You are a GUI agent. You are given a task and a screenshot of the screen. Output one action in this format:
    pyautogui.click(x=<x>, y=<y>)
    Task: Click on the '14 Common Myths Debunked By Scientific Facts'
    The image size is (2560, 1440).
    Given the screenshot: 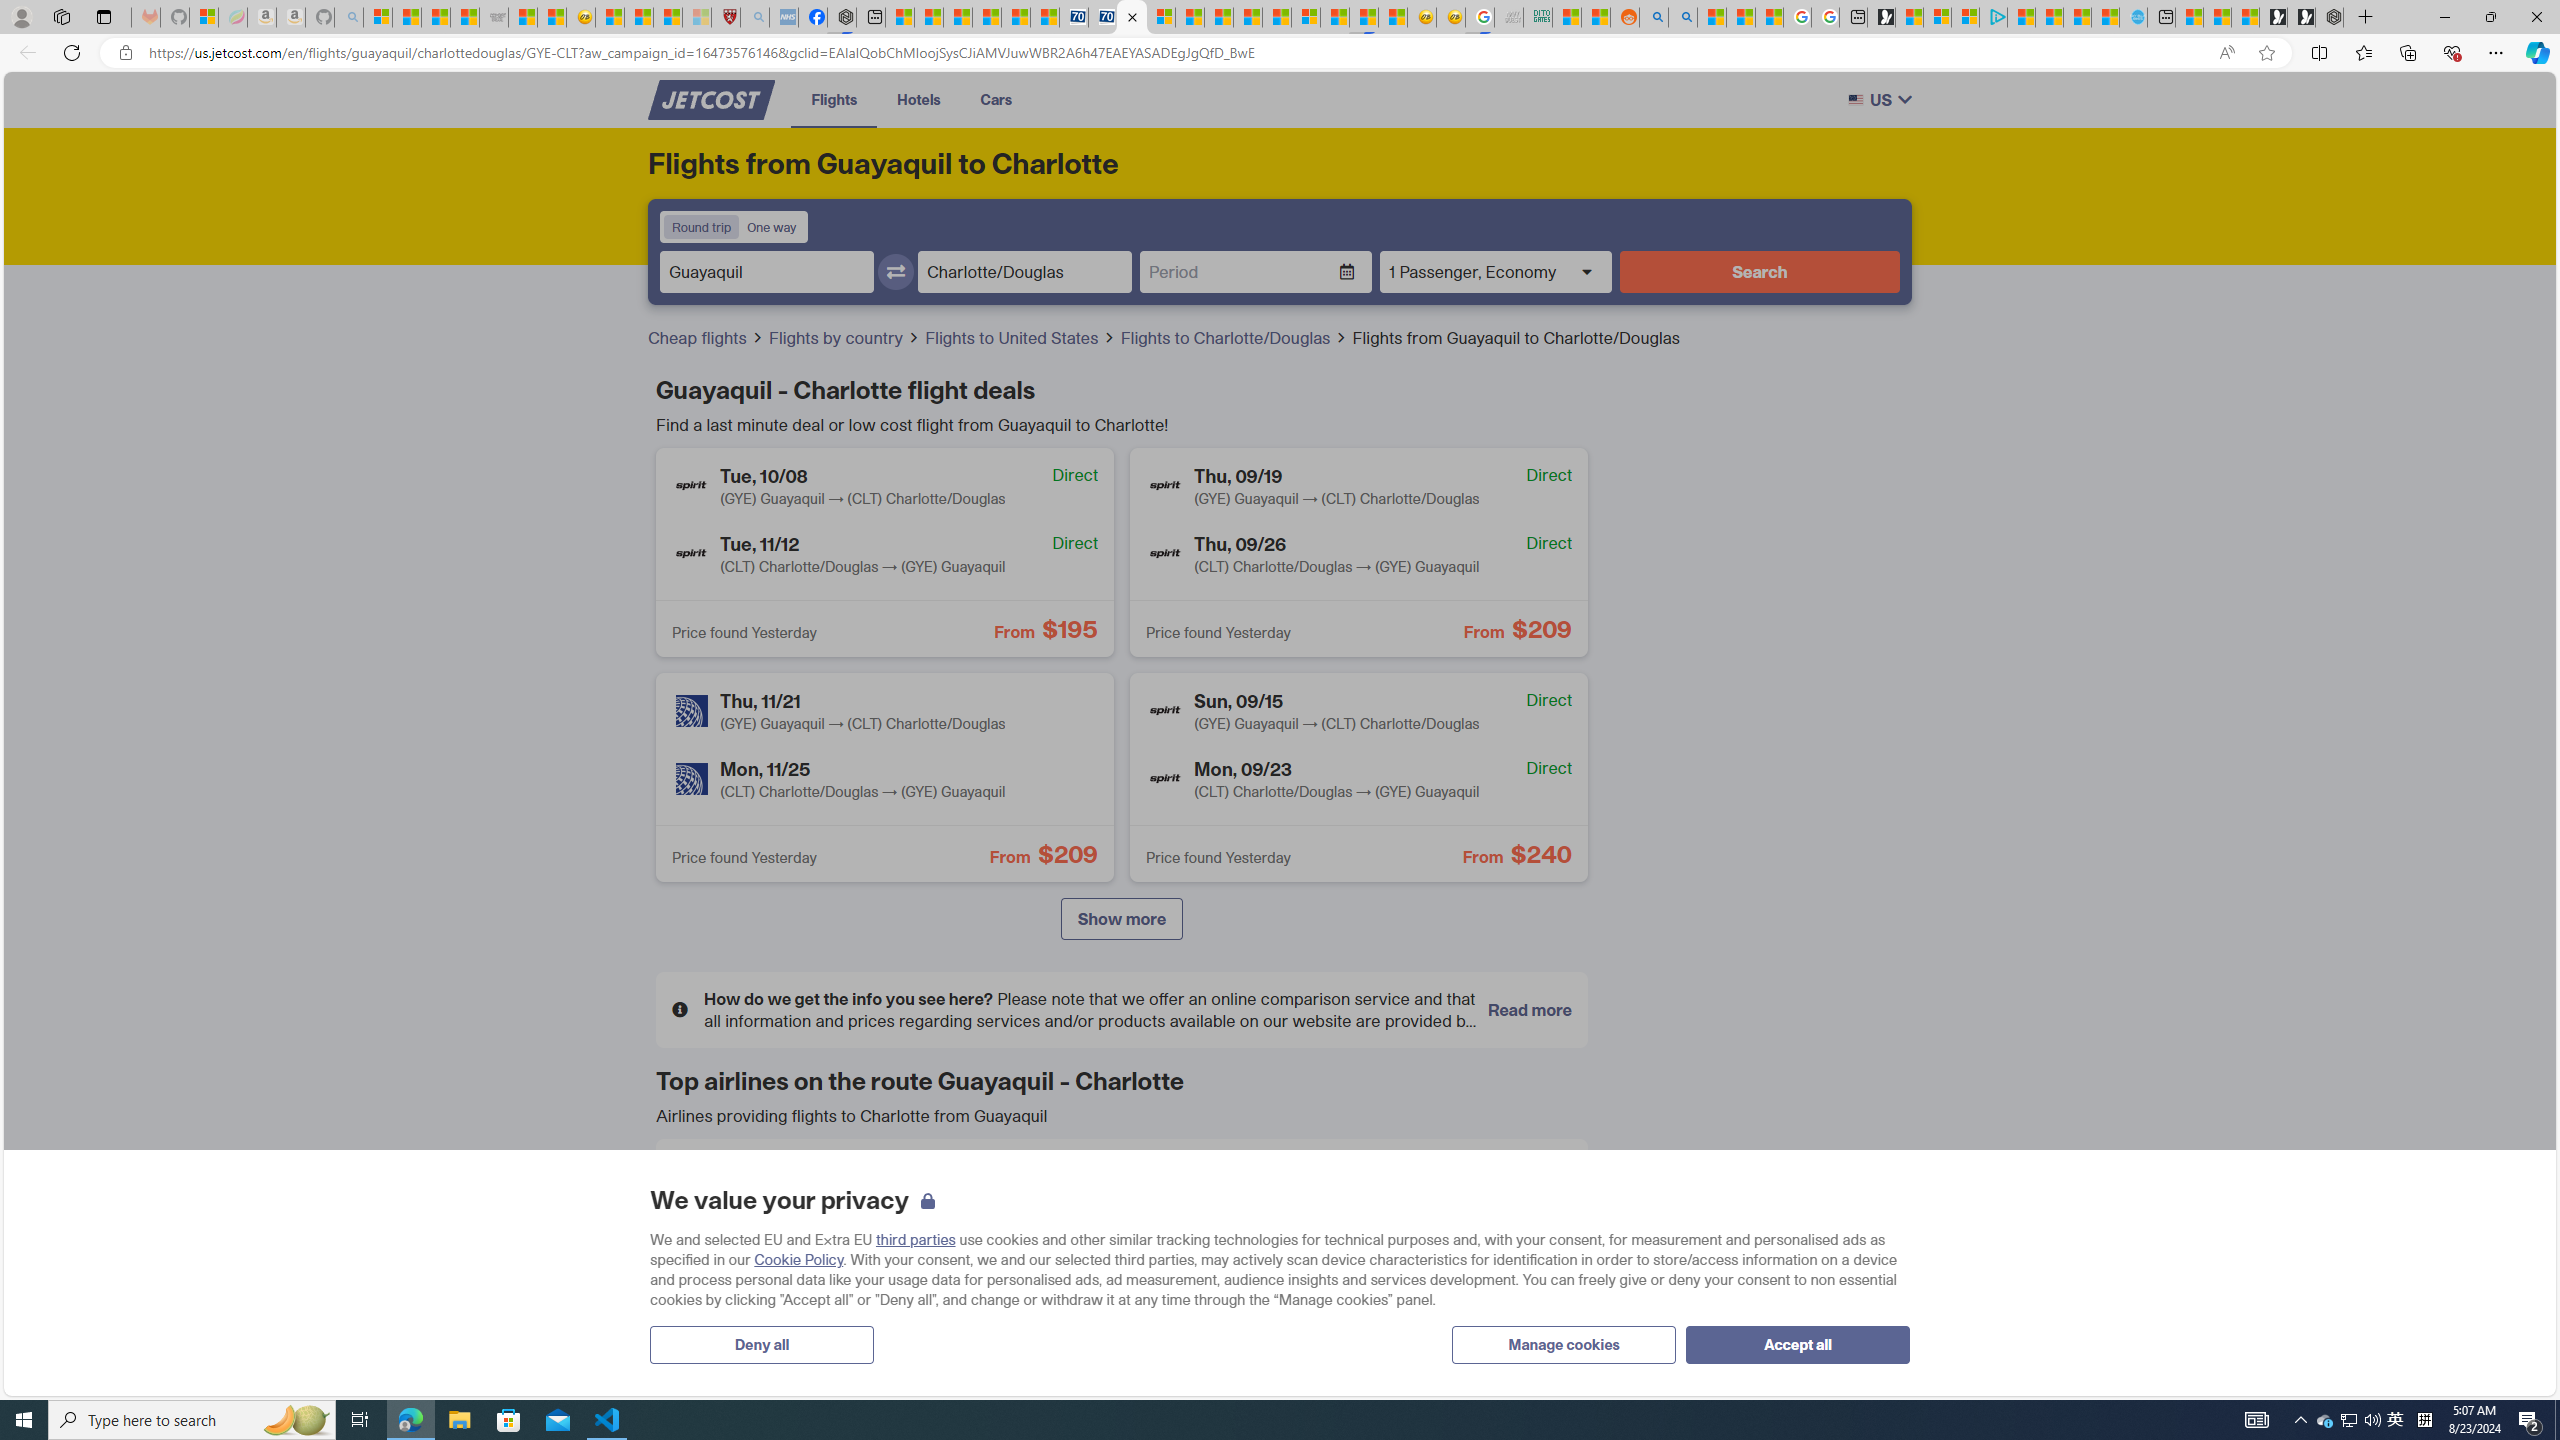 What is the action you would take?
    pyautogui.click(x=1247, y=16)
    